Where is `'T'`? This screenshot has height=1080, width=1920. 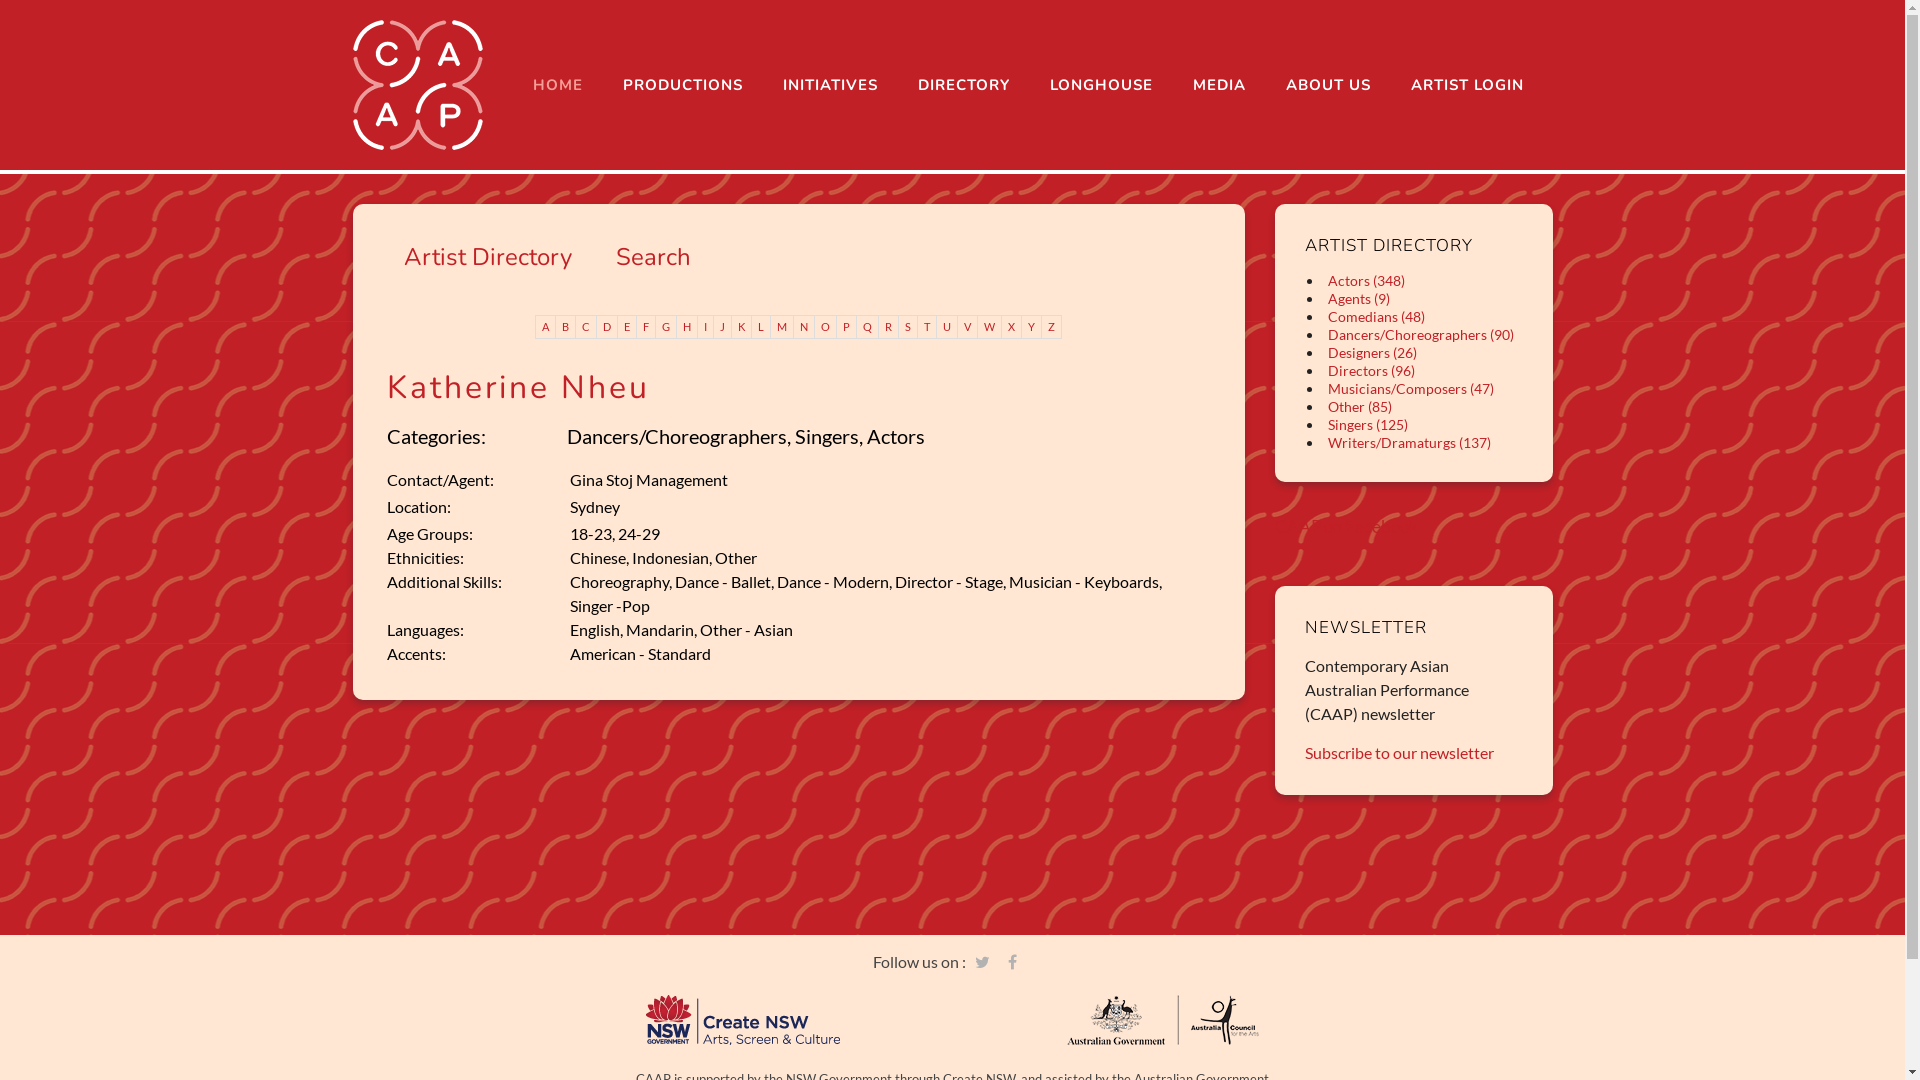 'T' is located at coordinates (926, 326).